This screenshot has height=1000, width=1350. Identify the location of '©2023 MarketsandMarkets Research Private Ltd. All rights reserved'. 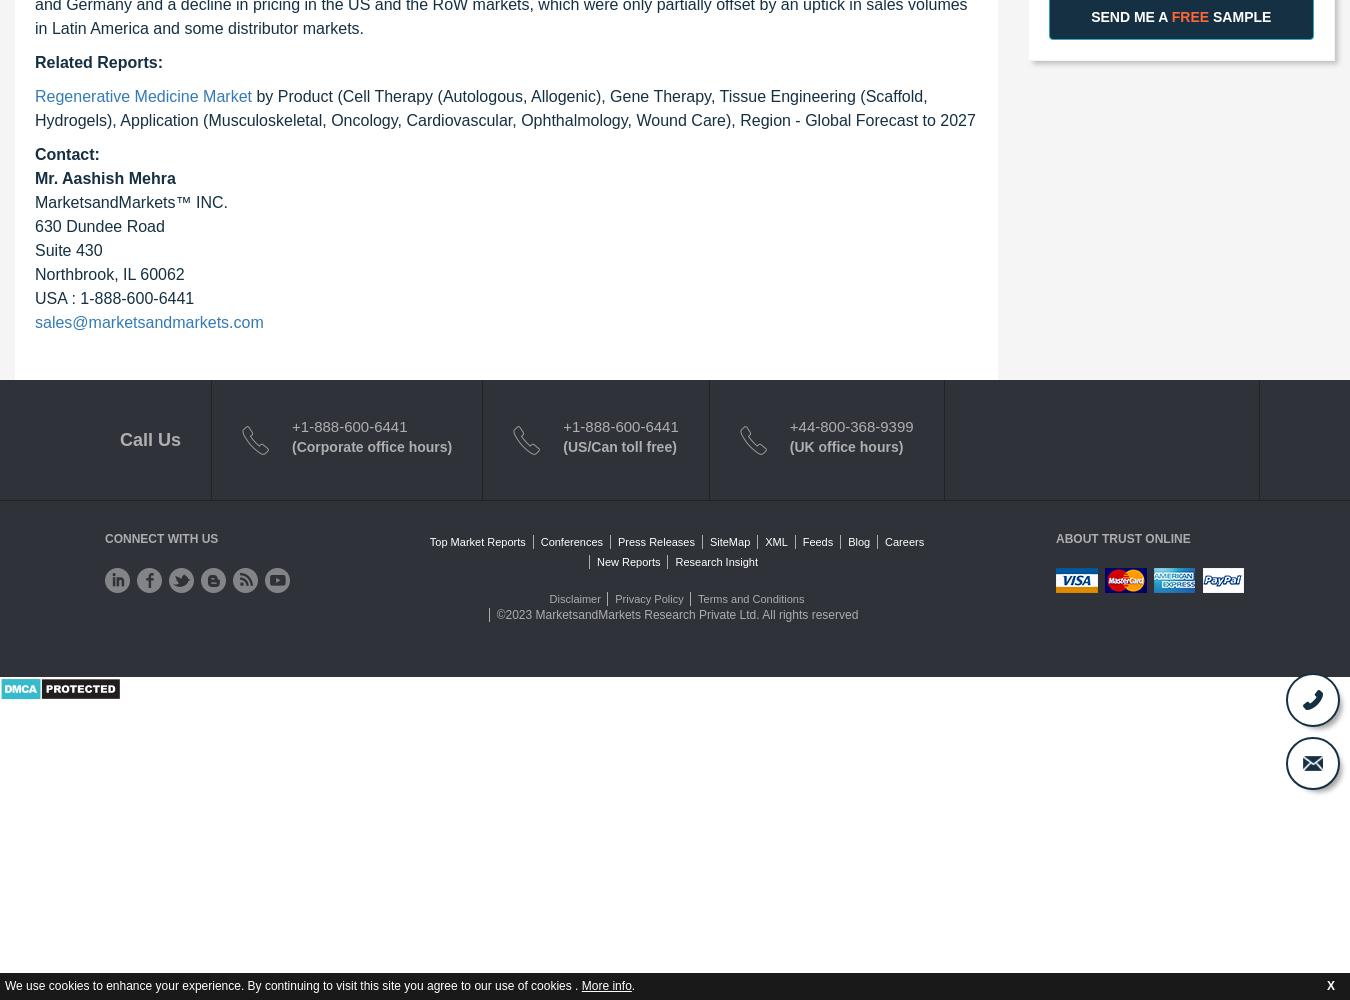
(676, 613).